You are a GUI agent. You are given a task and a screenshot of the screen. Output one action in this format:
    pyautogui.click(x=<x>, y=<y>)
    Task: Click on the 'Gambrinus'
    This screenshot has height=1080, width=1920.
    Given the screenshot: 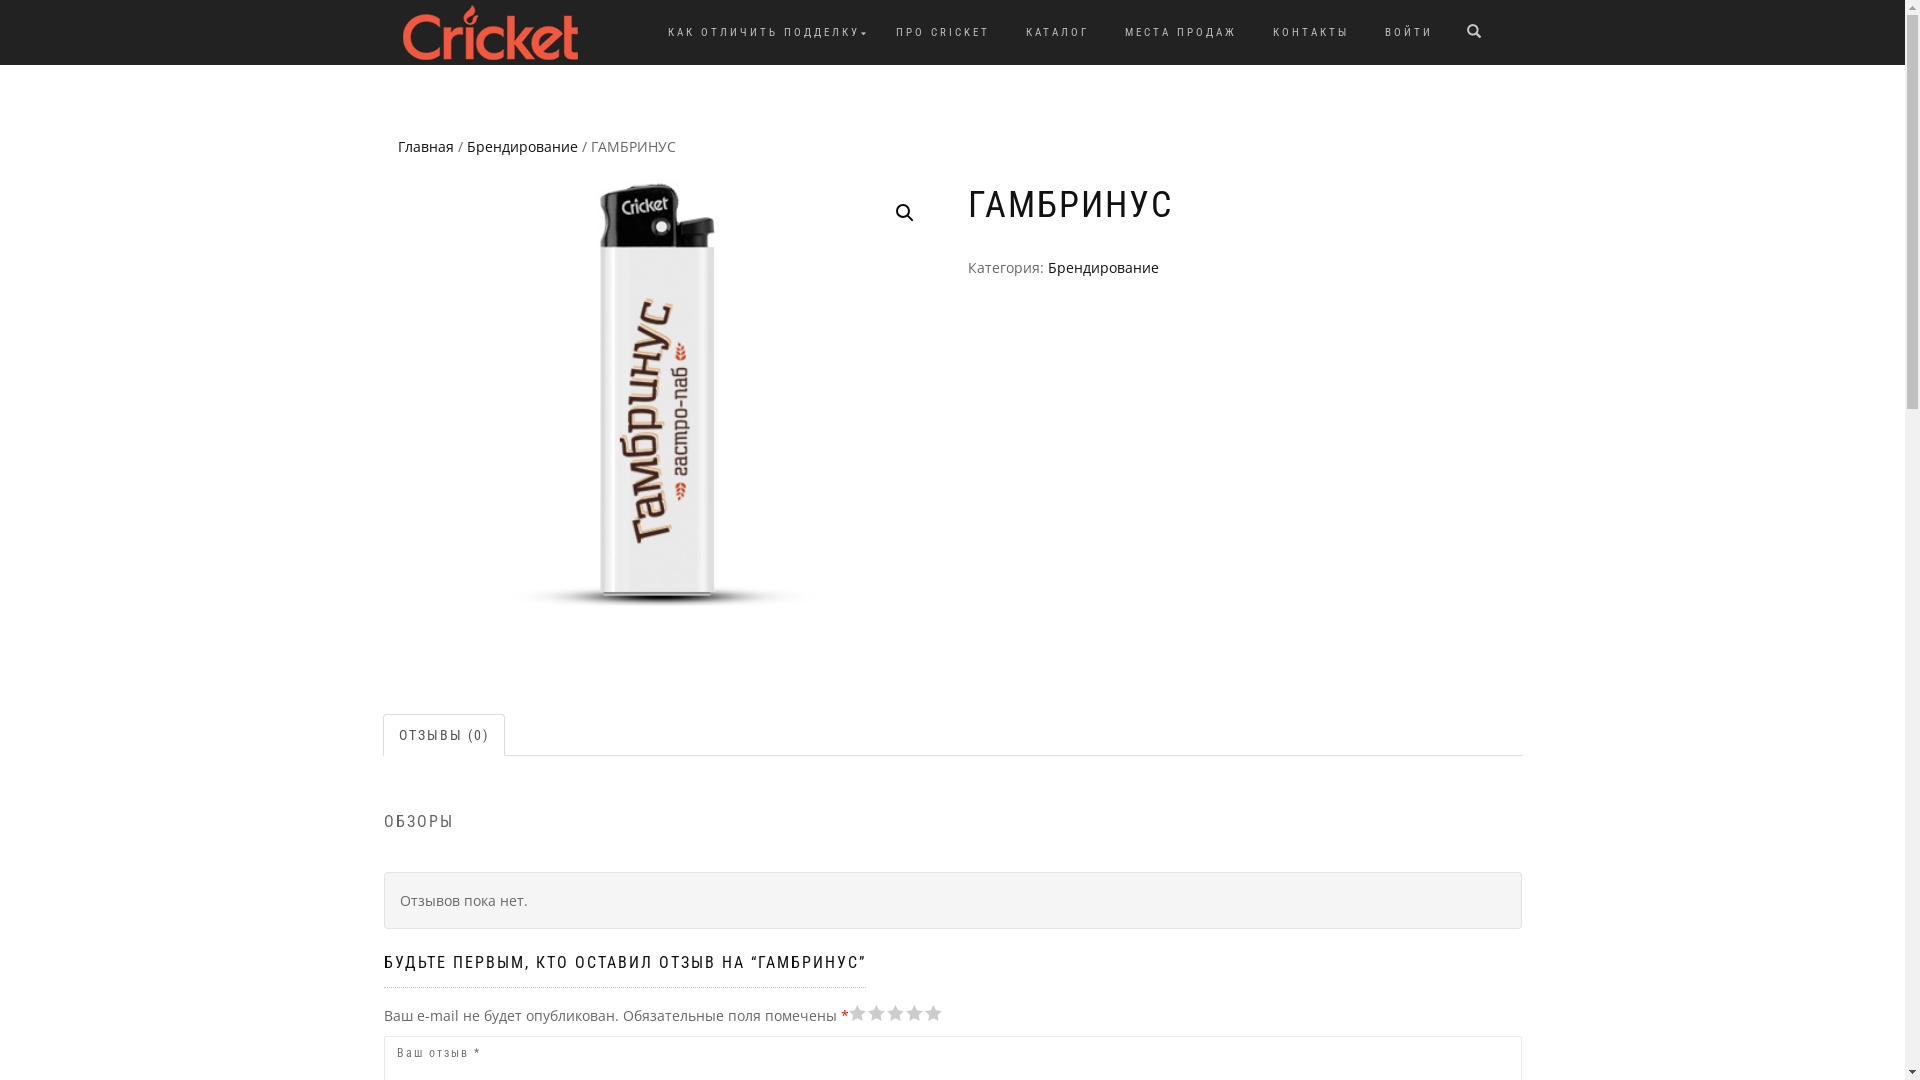 What is the action you would take?
    pyautogui.click(x=659, y=393)
    